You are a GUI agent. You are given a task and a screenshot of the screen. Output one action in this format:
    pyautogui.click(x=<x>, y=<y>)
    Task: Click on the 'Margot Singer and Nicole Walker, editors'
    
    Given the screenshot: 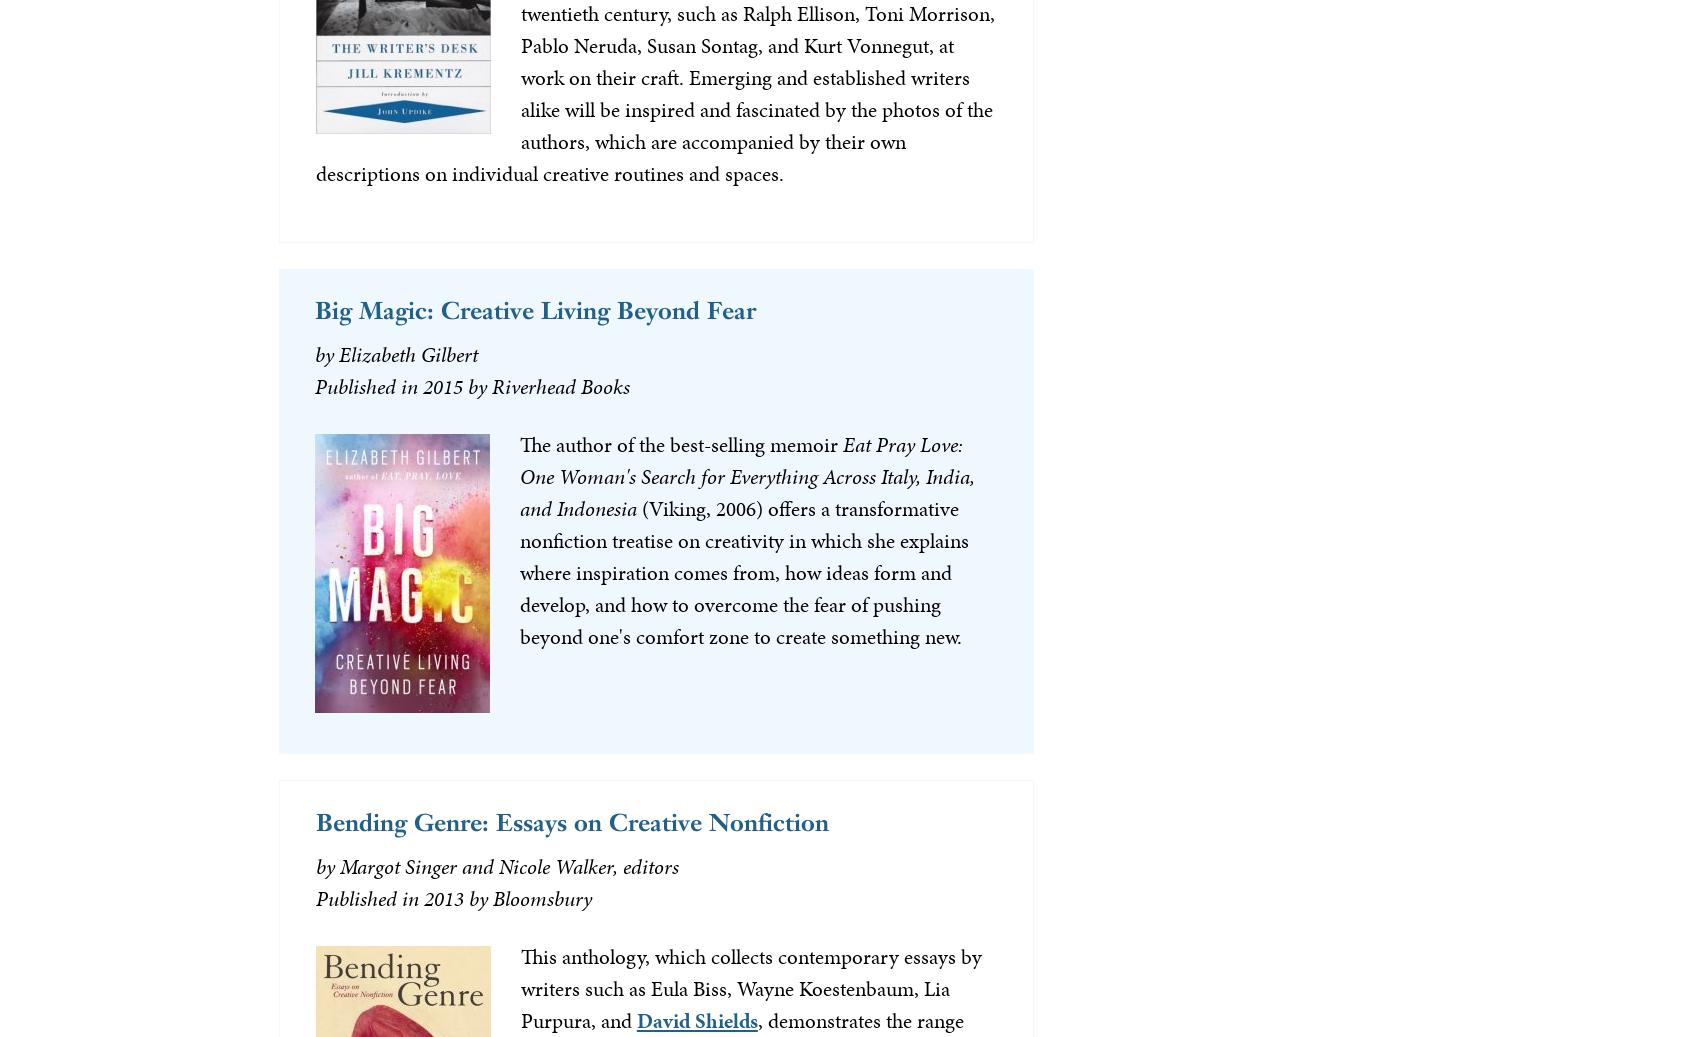 What is the action you would take?
    pyautogui.click(x=508, y=865)
    